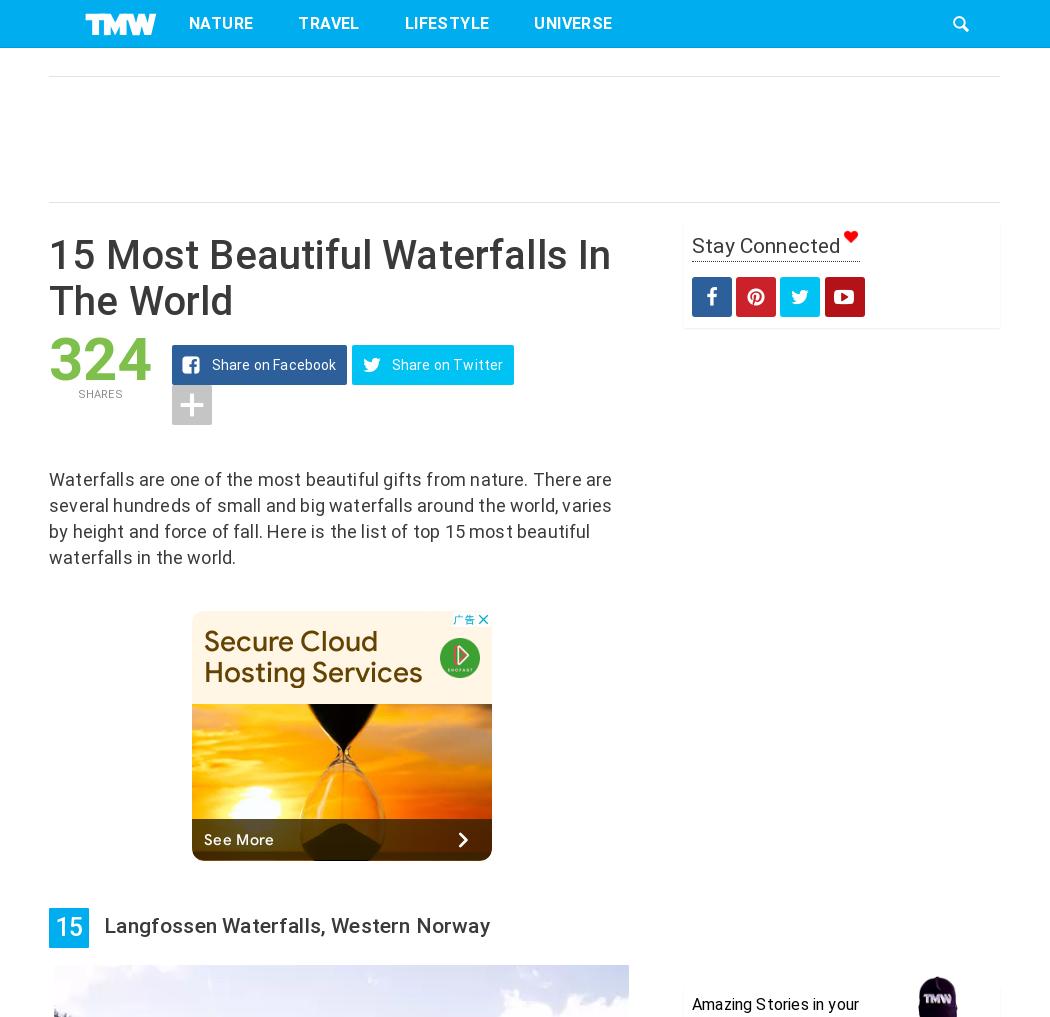 The height and width of the screenshot is (1017, 1050). I want to click on 'Langfossen Waterfalls, Western Norway', so click(99, 924).